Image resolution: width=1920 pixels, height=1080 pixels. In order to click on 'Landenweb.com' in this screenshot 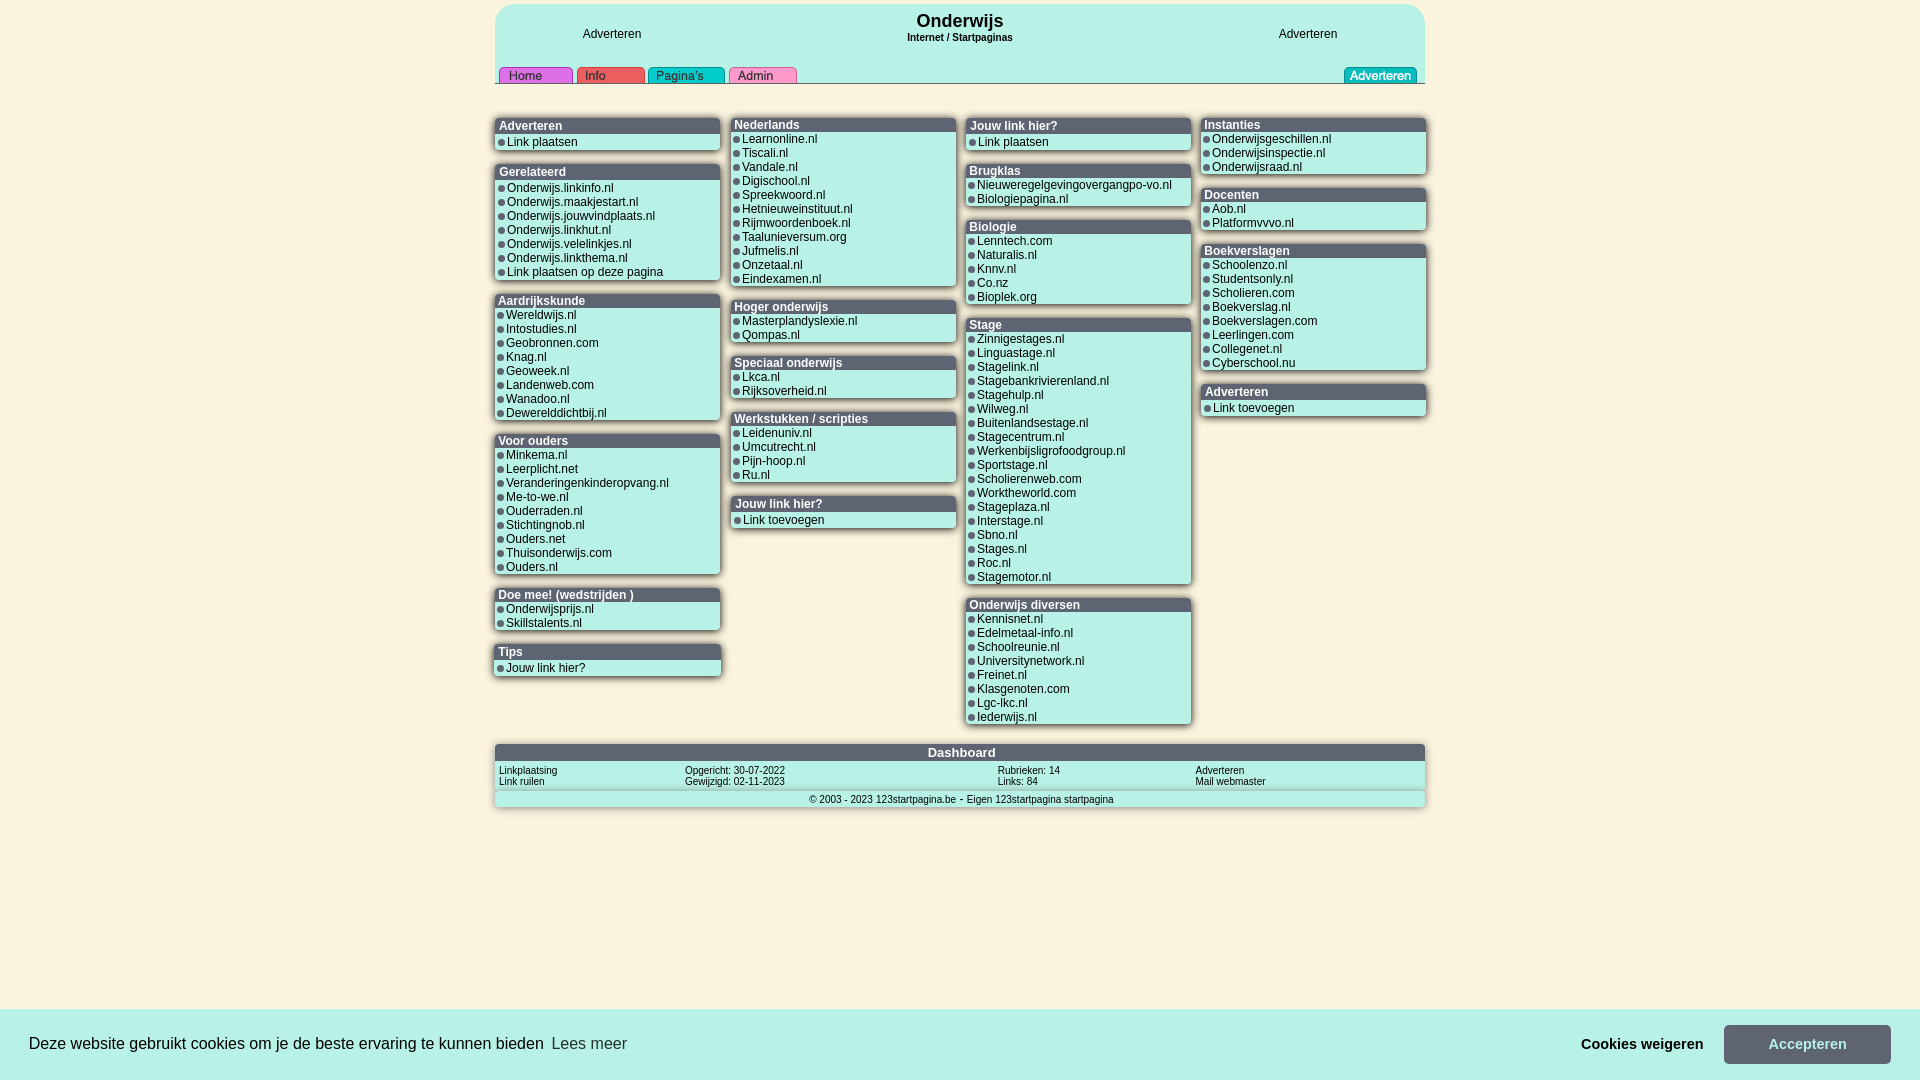, I will do `click(505, 385)`.